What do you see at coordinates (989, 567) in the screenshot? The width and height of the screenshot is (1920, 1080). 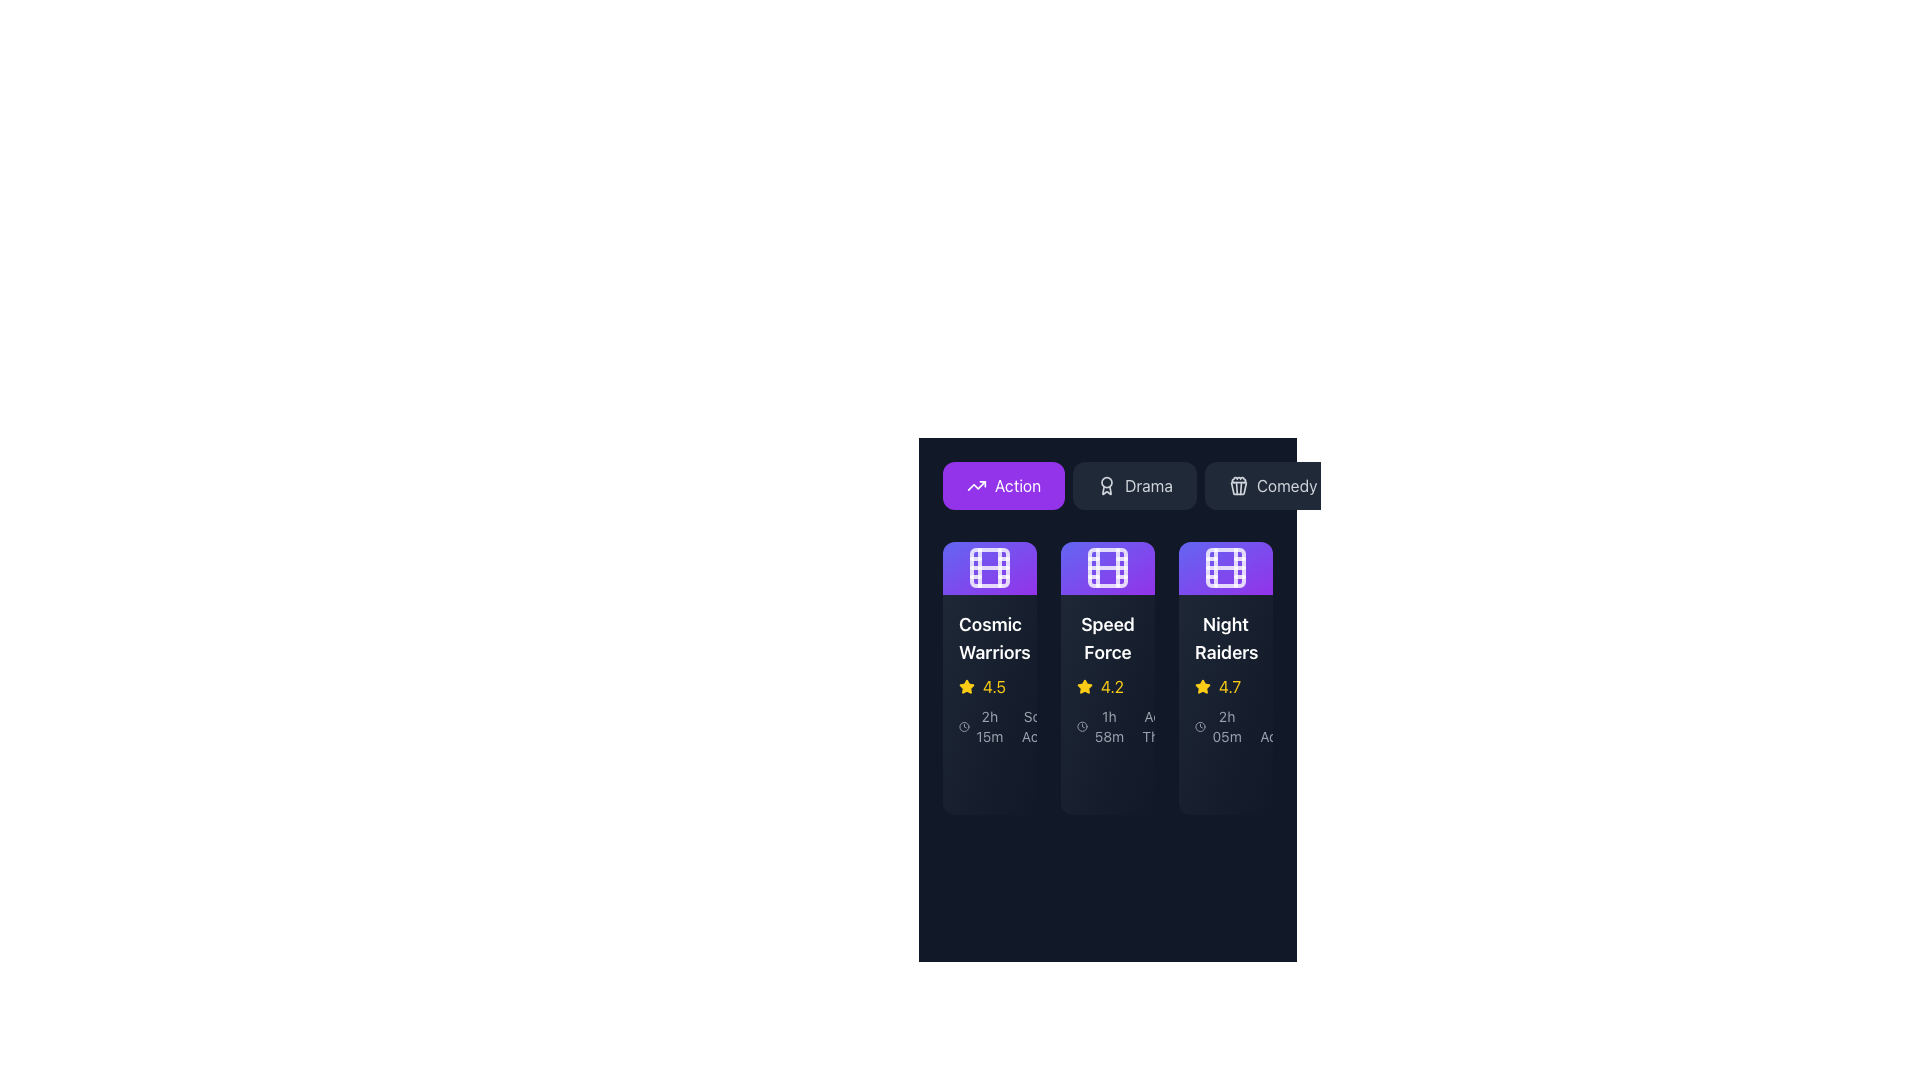 I see `the Icongraphic element representing the film reel for the movie 'Cosmic Warriors', located in the top-left corner of the card layout under the 'Action' tab` at bounding box center [989, 567].